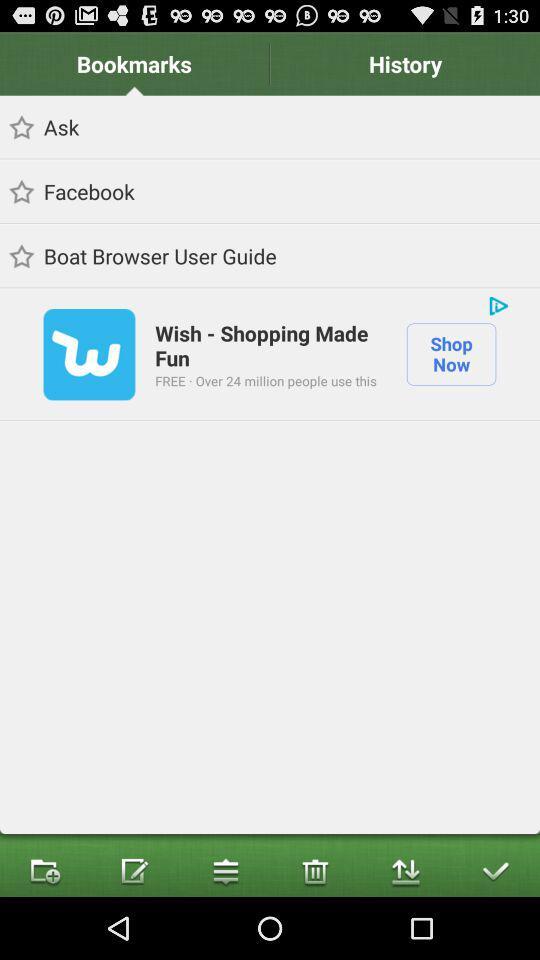 The image size is (540, 960). What do you see at coordinates (224, 931) in the screenshot?
I see `the sliders icon` at bounding box center [224, 931].